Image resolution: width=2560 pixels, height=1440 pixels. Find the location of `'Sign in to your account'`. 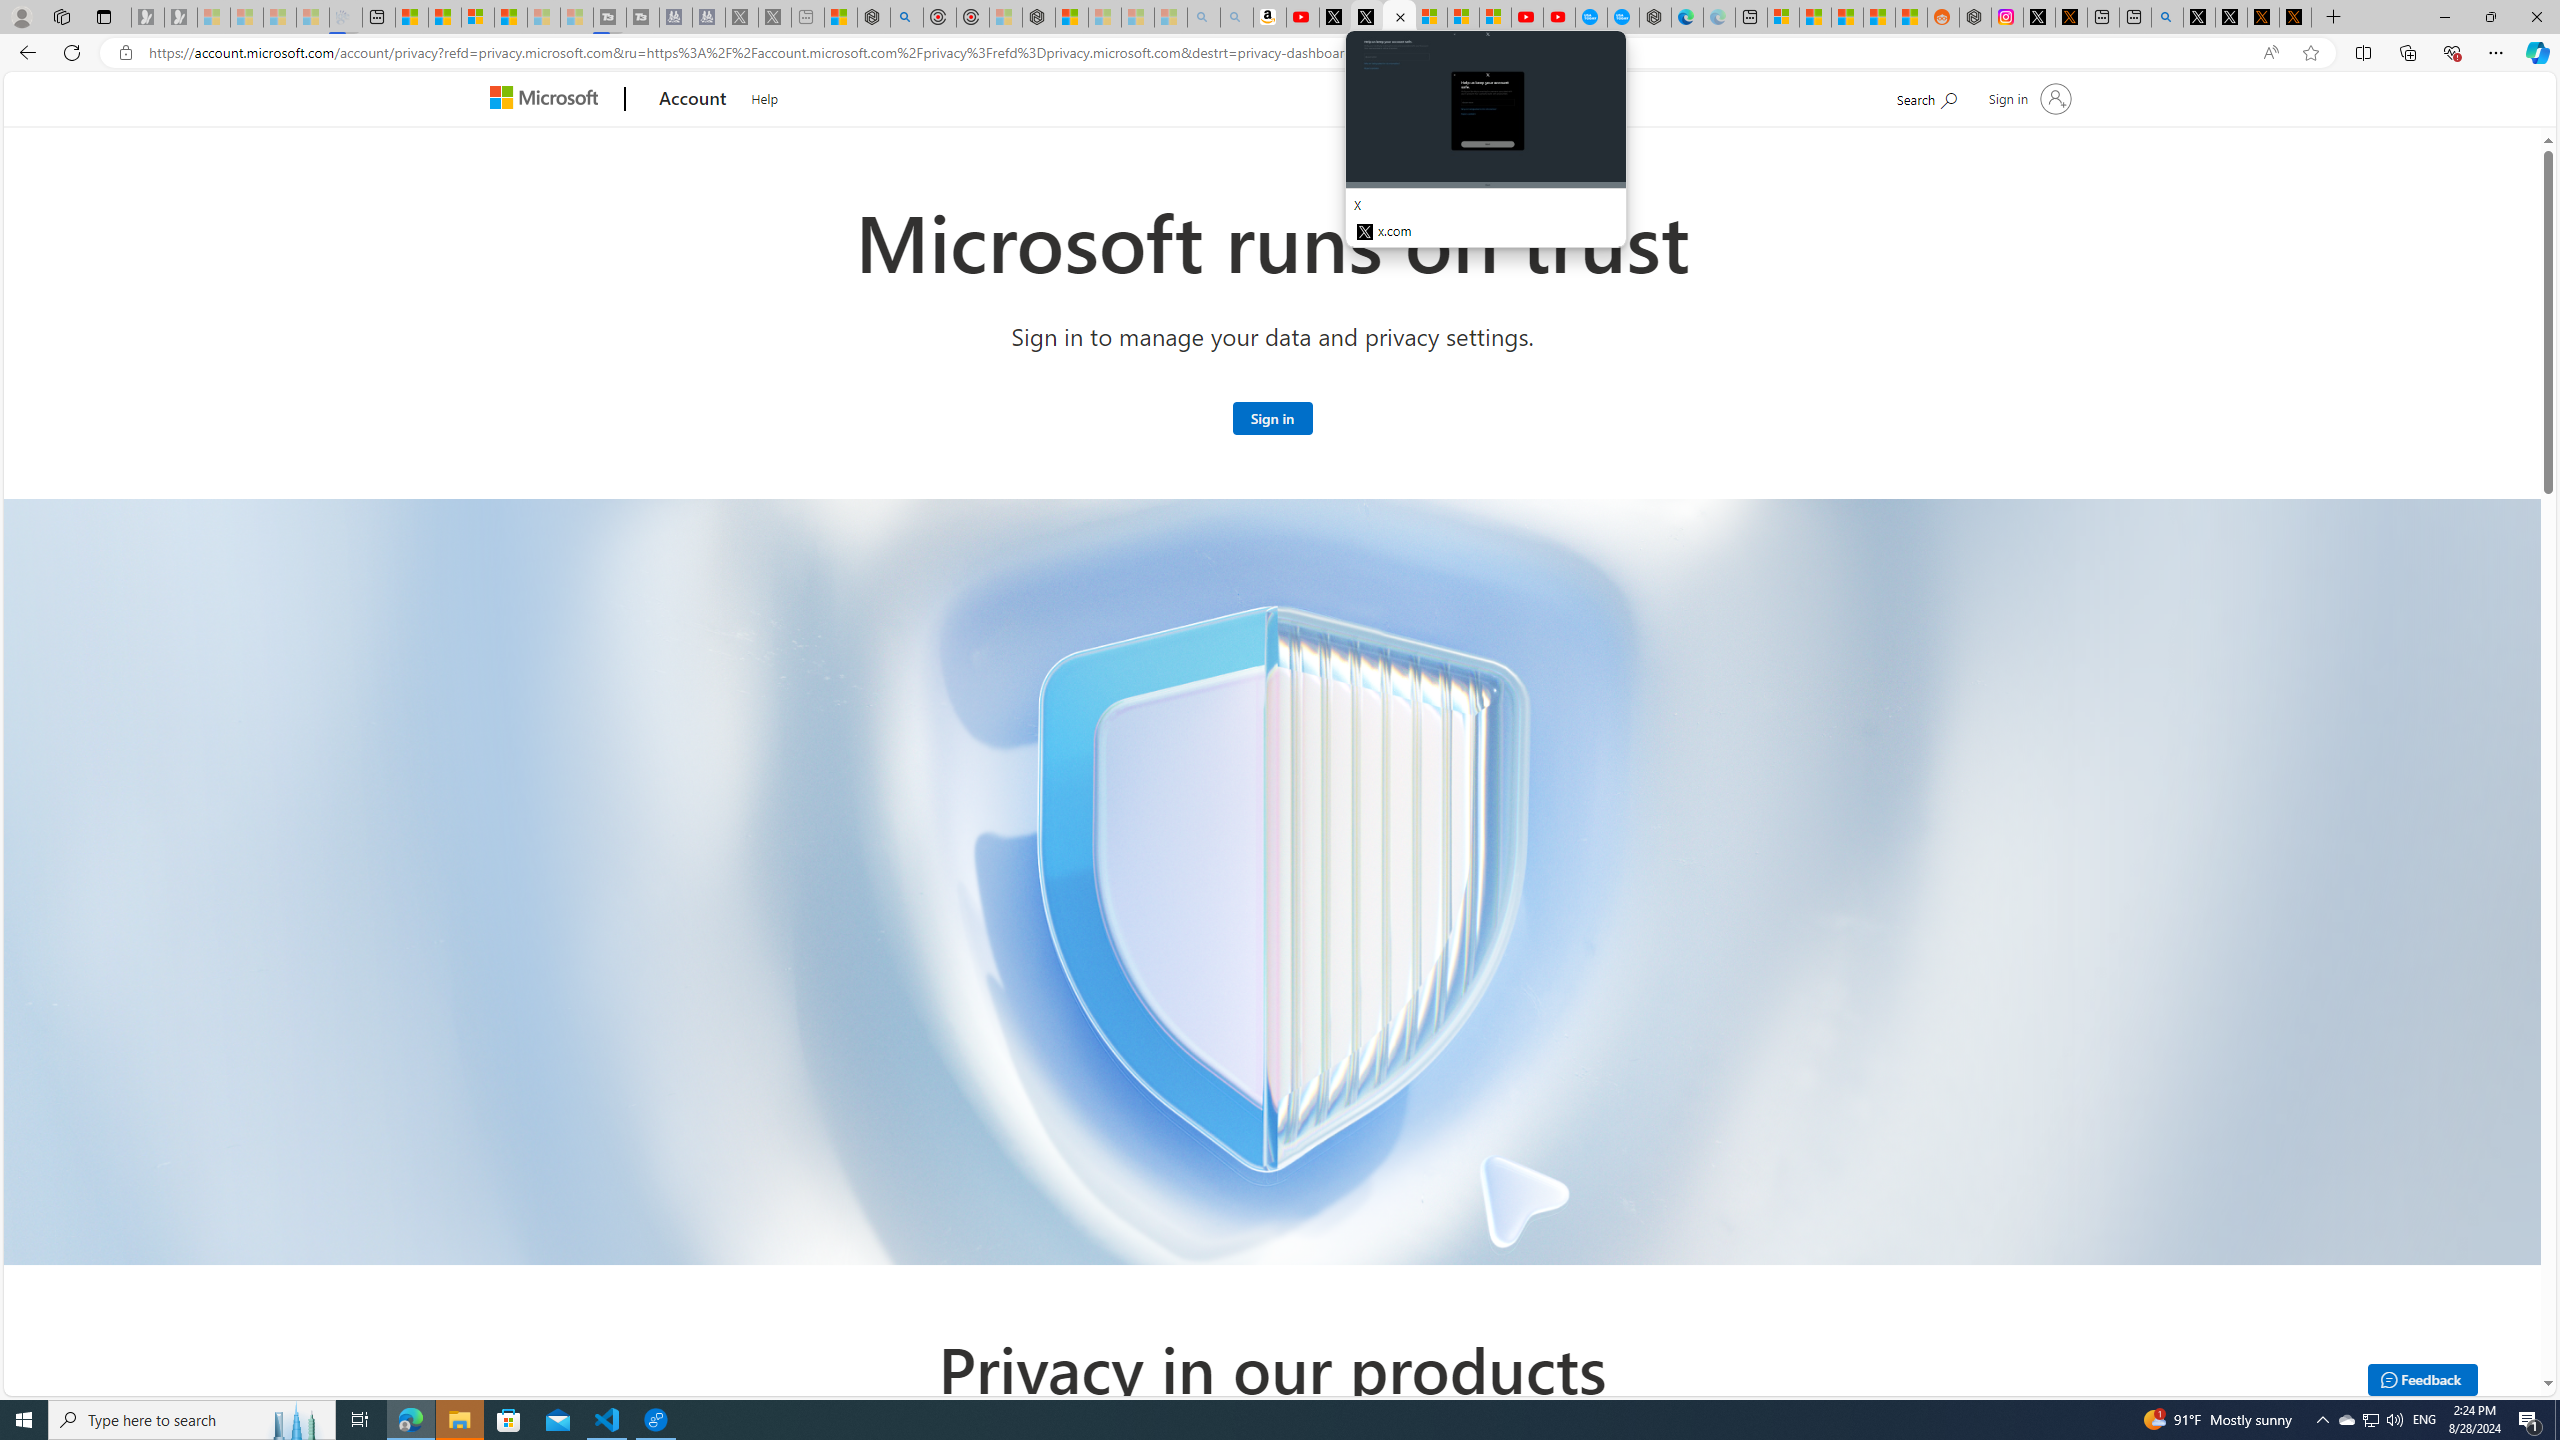

'Sign in to your account' is located at coordinates (2026, 97).